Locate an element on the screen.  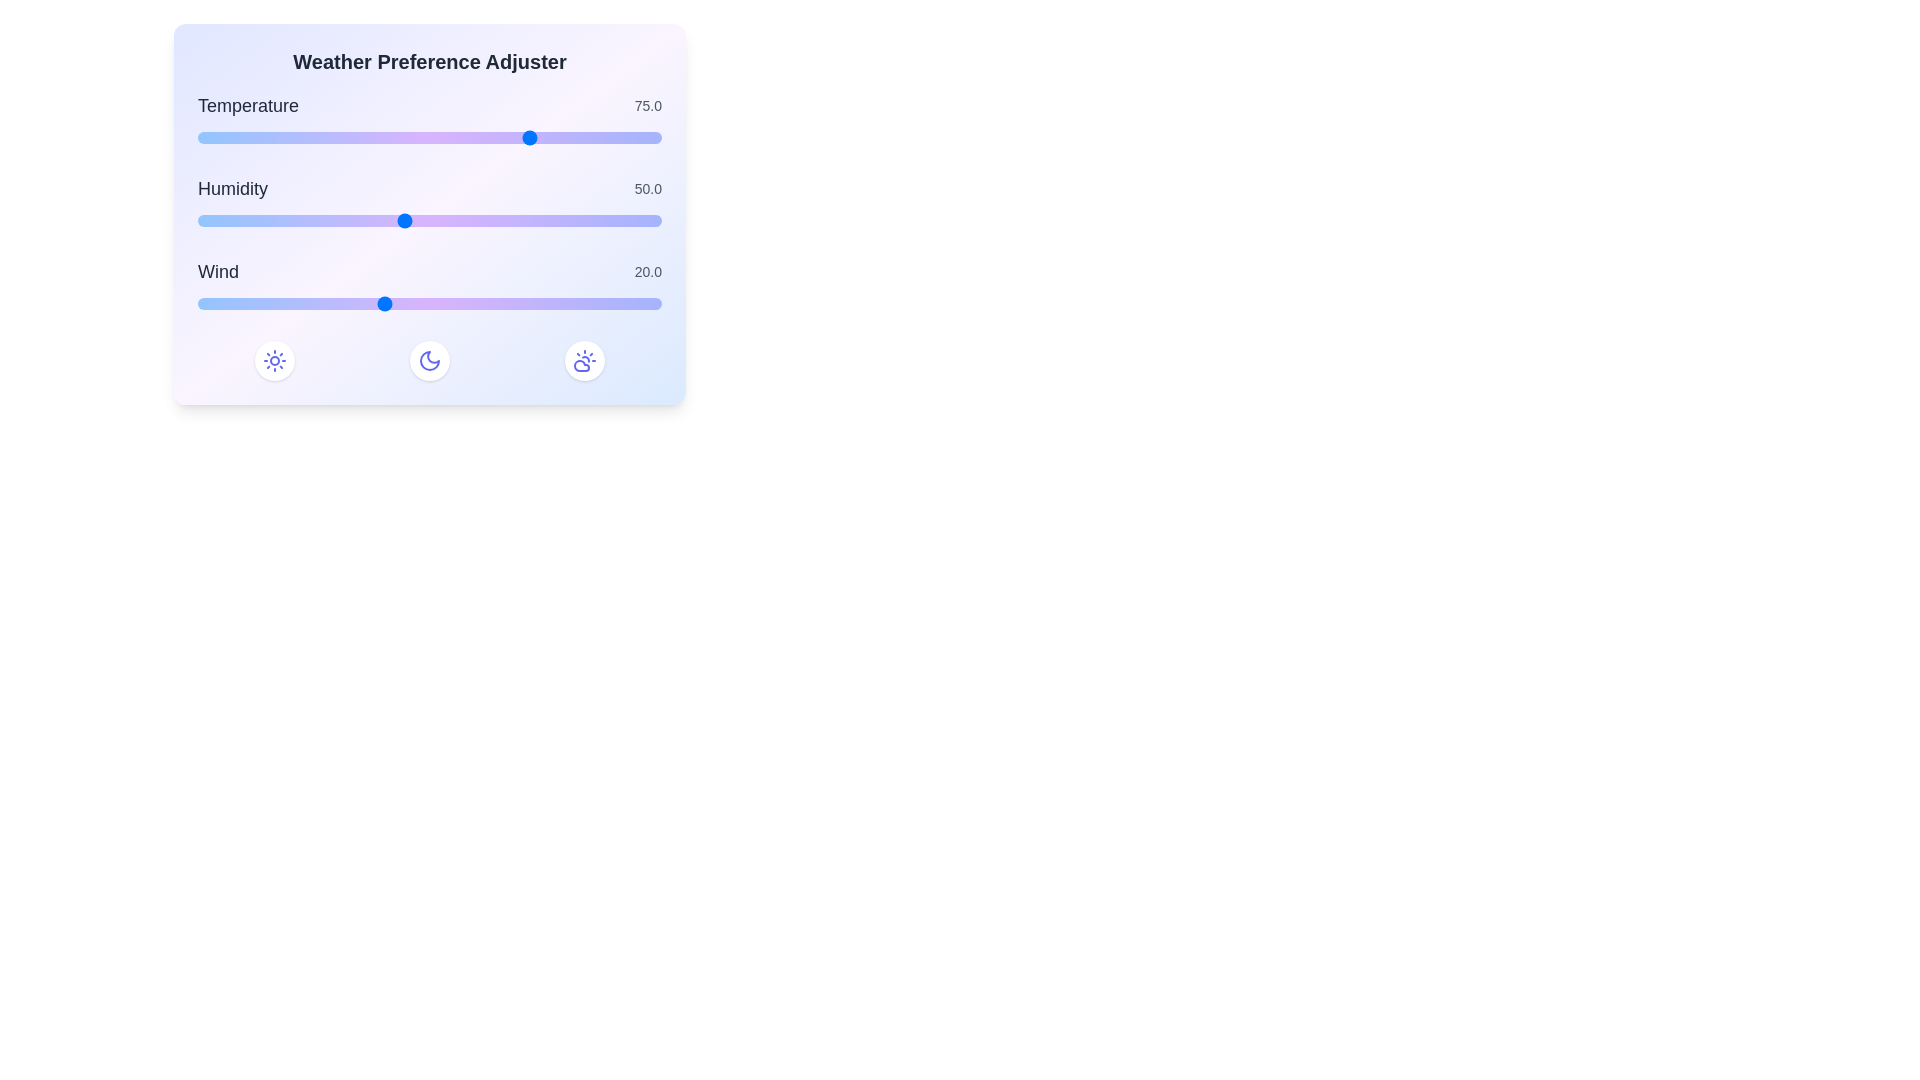
text label that identifies the purpose of the associated slider for adjusting the wind-related parameter, located to the left of the numeric value '20.0' is located at coordinates (218, 272).